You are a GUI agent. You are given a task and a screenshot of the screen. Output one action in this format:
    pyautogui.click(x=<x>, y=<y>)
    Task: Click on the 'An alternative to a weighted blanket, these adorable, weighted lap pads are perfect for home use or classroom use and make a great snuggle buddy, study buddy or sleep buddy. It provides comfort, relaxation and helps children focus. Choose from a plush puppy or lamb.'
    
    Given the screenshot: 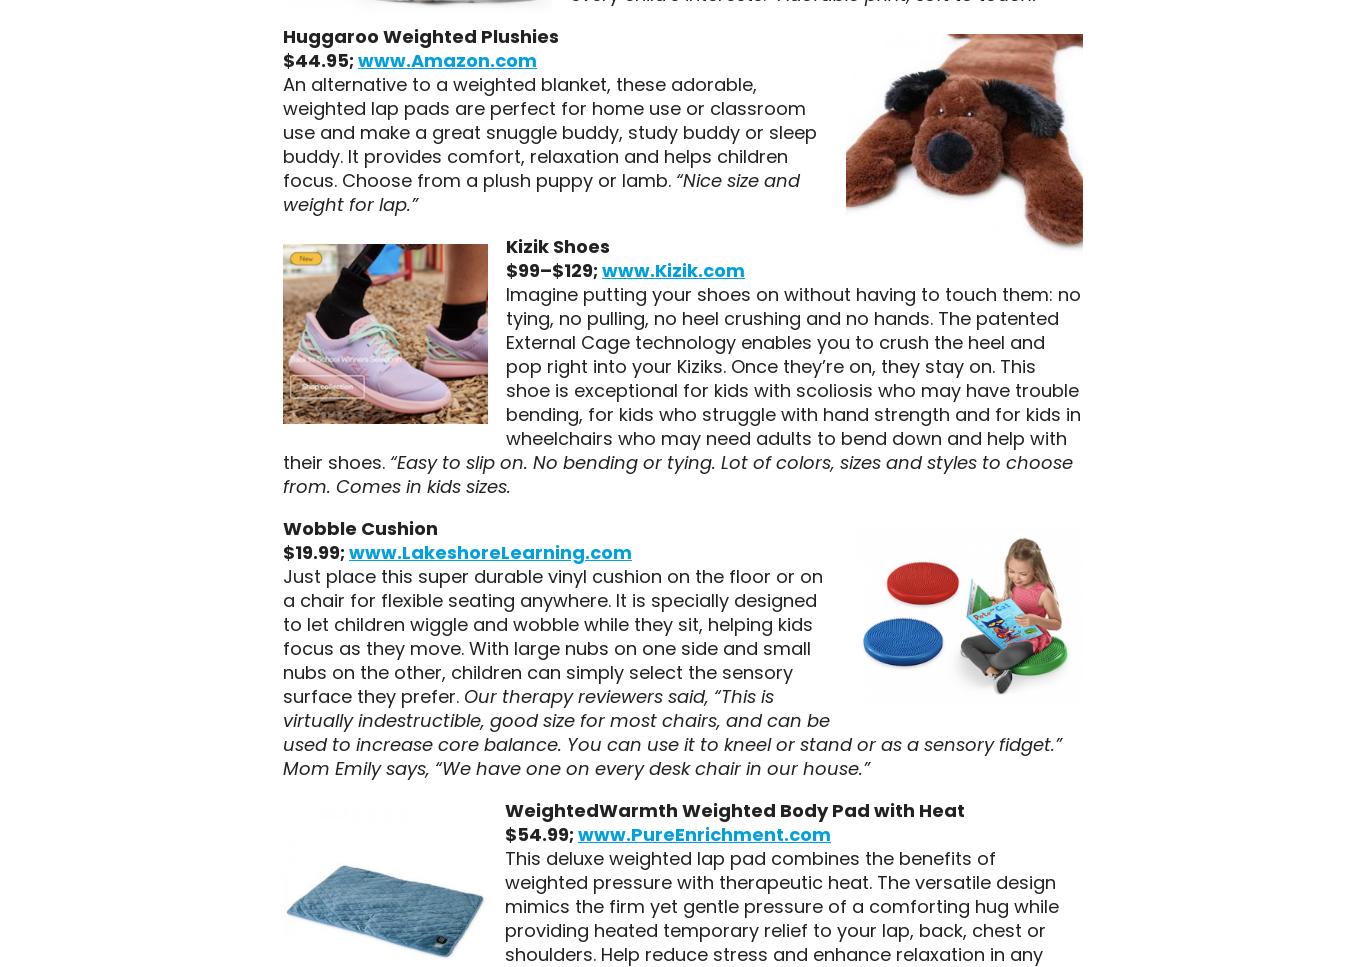 What is the action you would take?
    pyautogui.click(x=548, y=130)
    